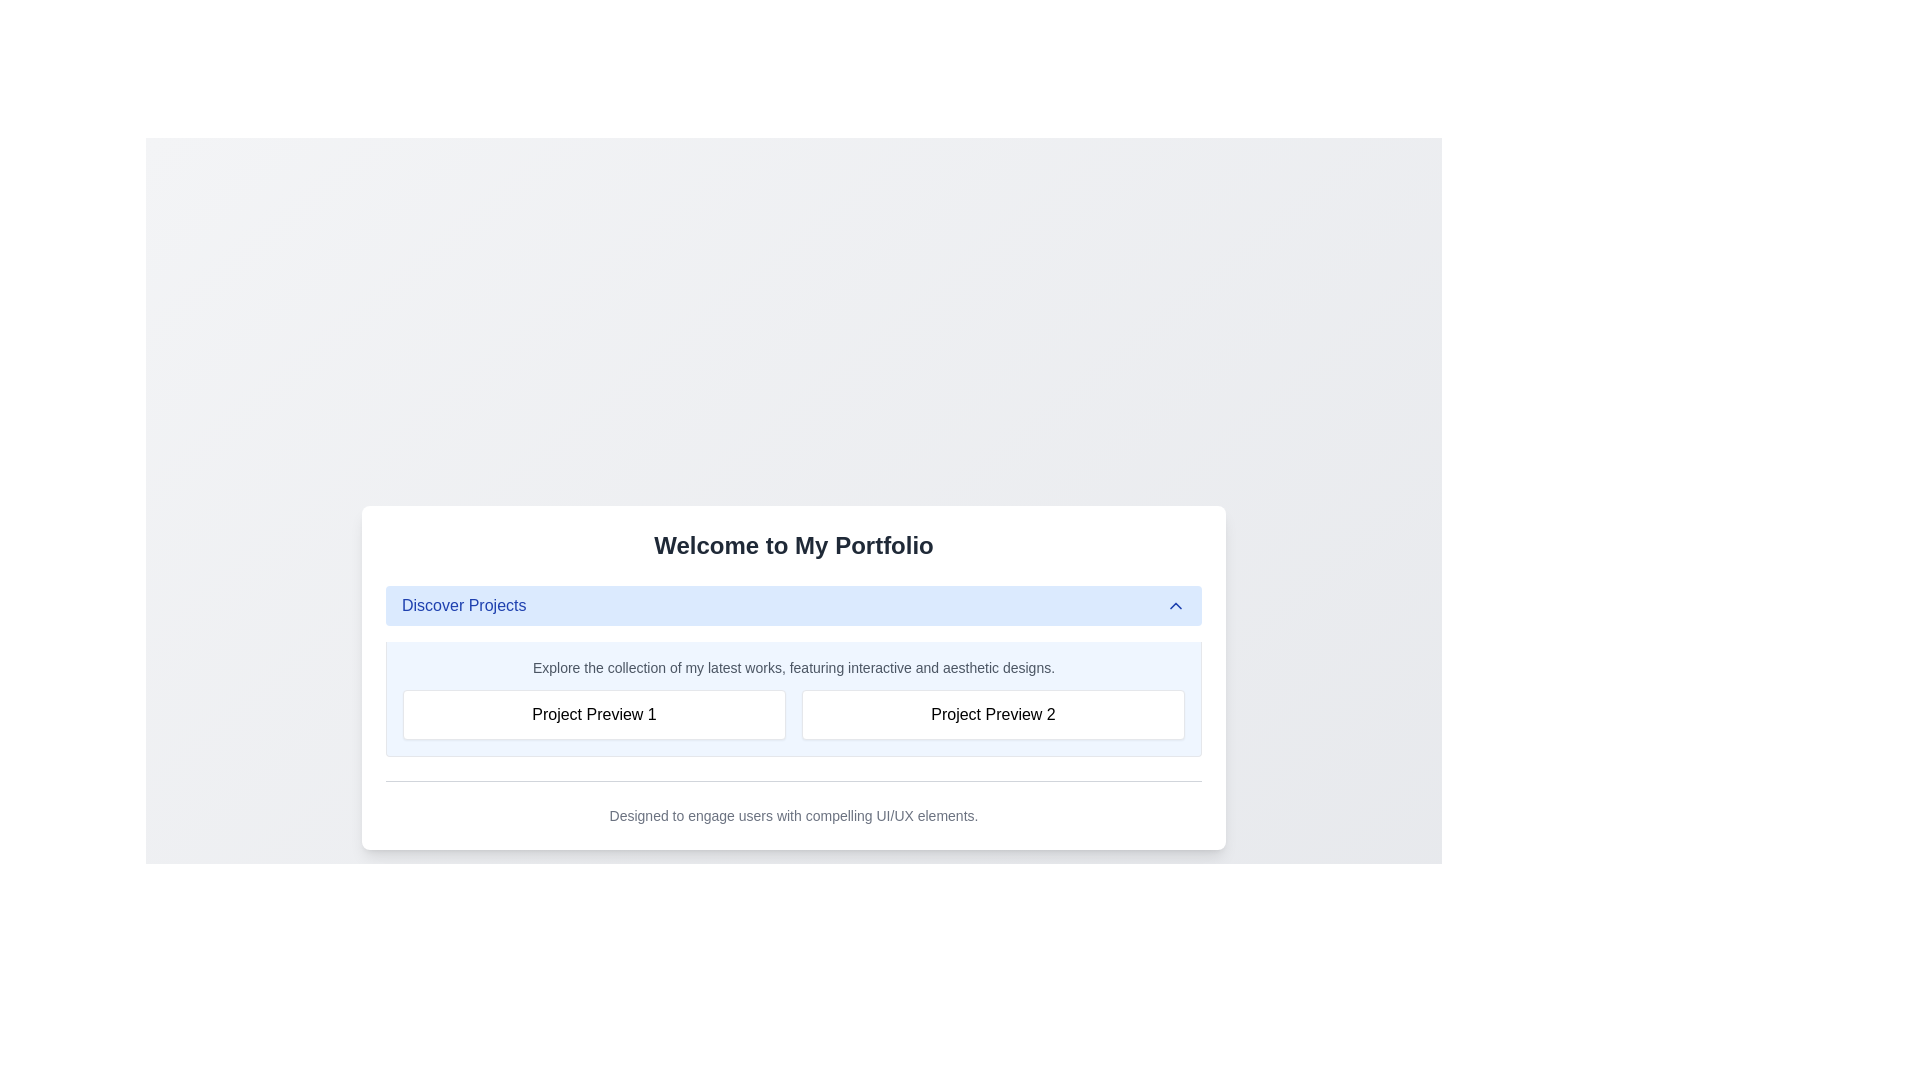 The height and width of the screenshot is (1080, 1920). What do you see at coordinates (1176, 604) in the screenshot?
I see `the upward chevron icon located at the rightmost edge of the 'Discover Projects' button` at bounding box center [1176, 604].